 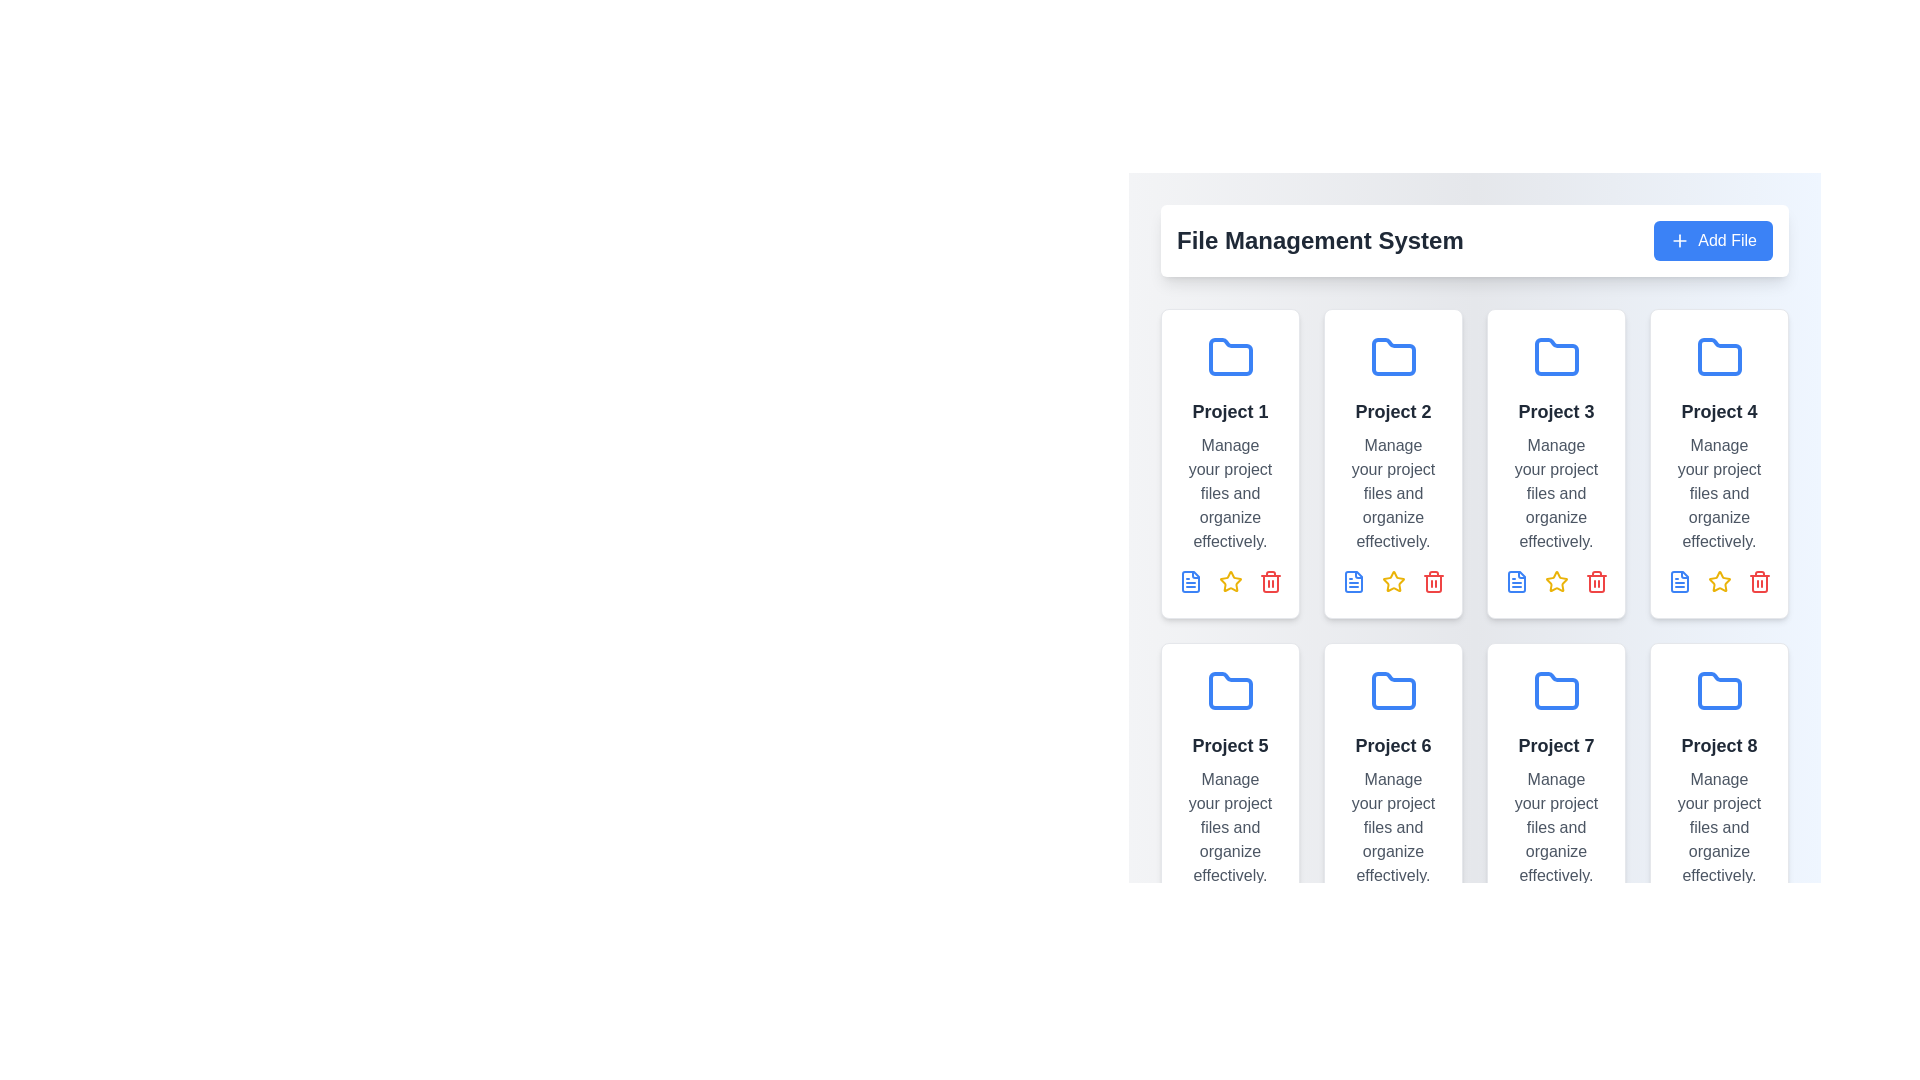 I want to click on the second icon in the action button row under the card titled 'Project 1', so click(x=1229, y=581).